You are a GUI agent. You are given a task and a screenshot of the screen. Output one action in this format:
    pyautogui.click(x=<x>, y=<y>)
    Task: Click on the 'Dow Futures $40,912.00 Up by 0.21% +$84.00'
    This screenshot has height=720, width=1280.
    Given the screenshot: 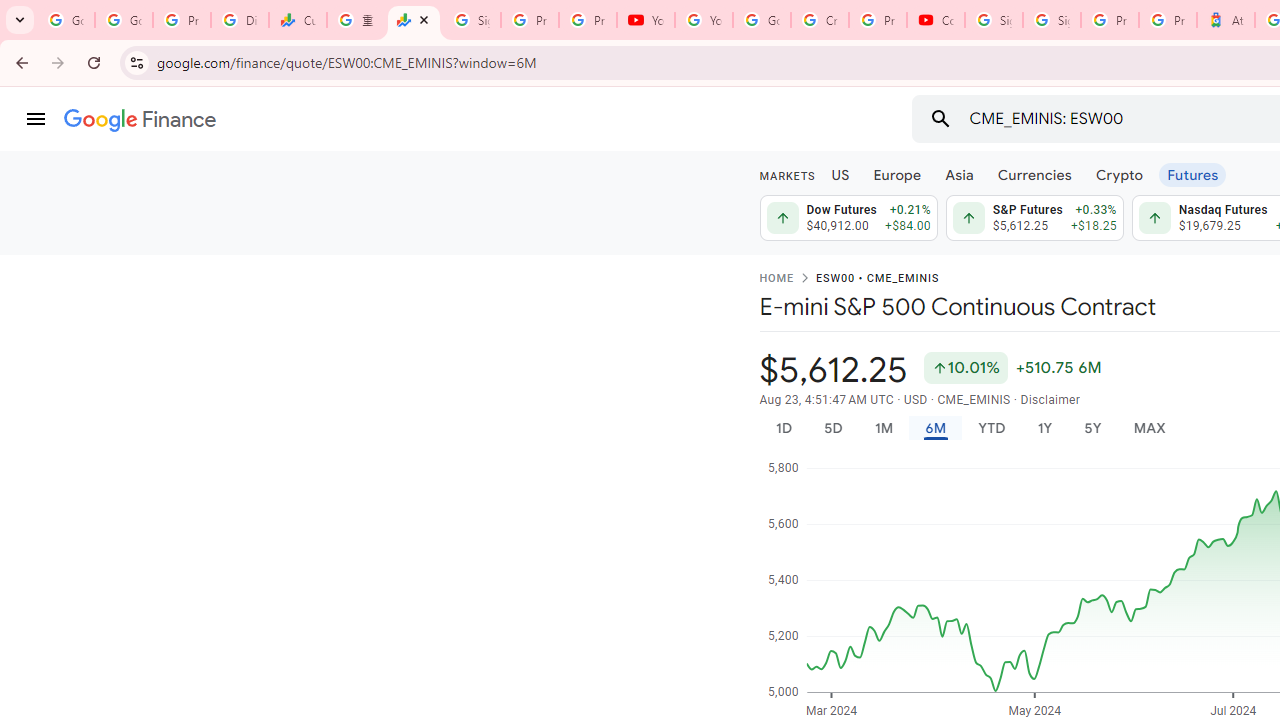 What is the action you would take?
    pyautogui.click(x=848, y=218)
    